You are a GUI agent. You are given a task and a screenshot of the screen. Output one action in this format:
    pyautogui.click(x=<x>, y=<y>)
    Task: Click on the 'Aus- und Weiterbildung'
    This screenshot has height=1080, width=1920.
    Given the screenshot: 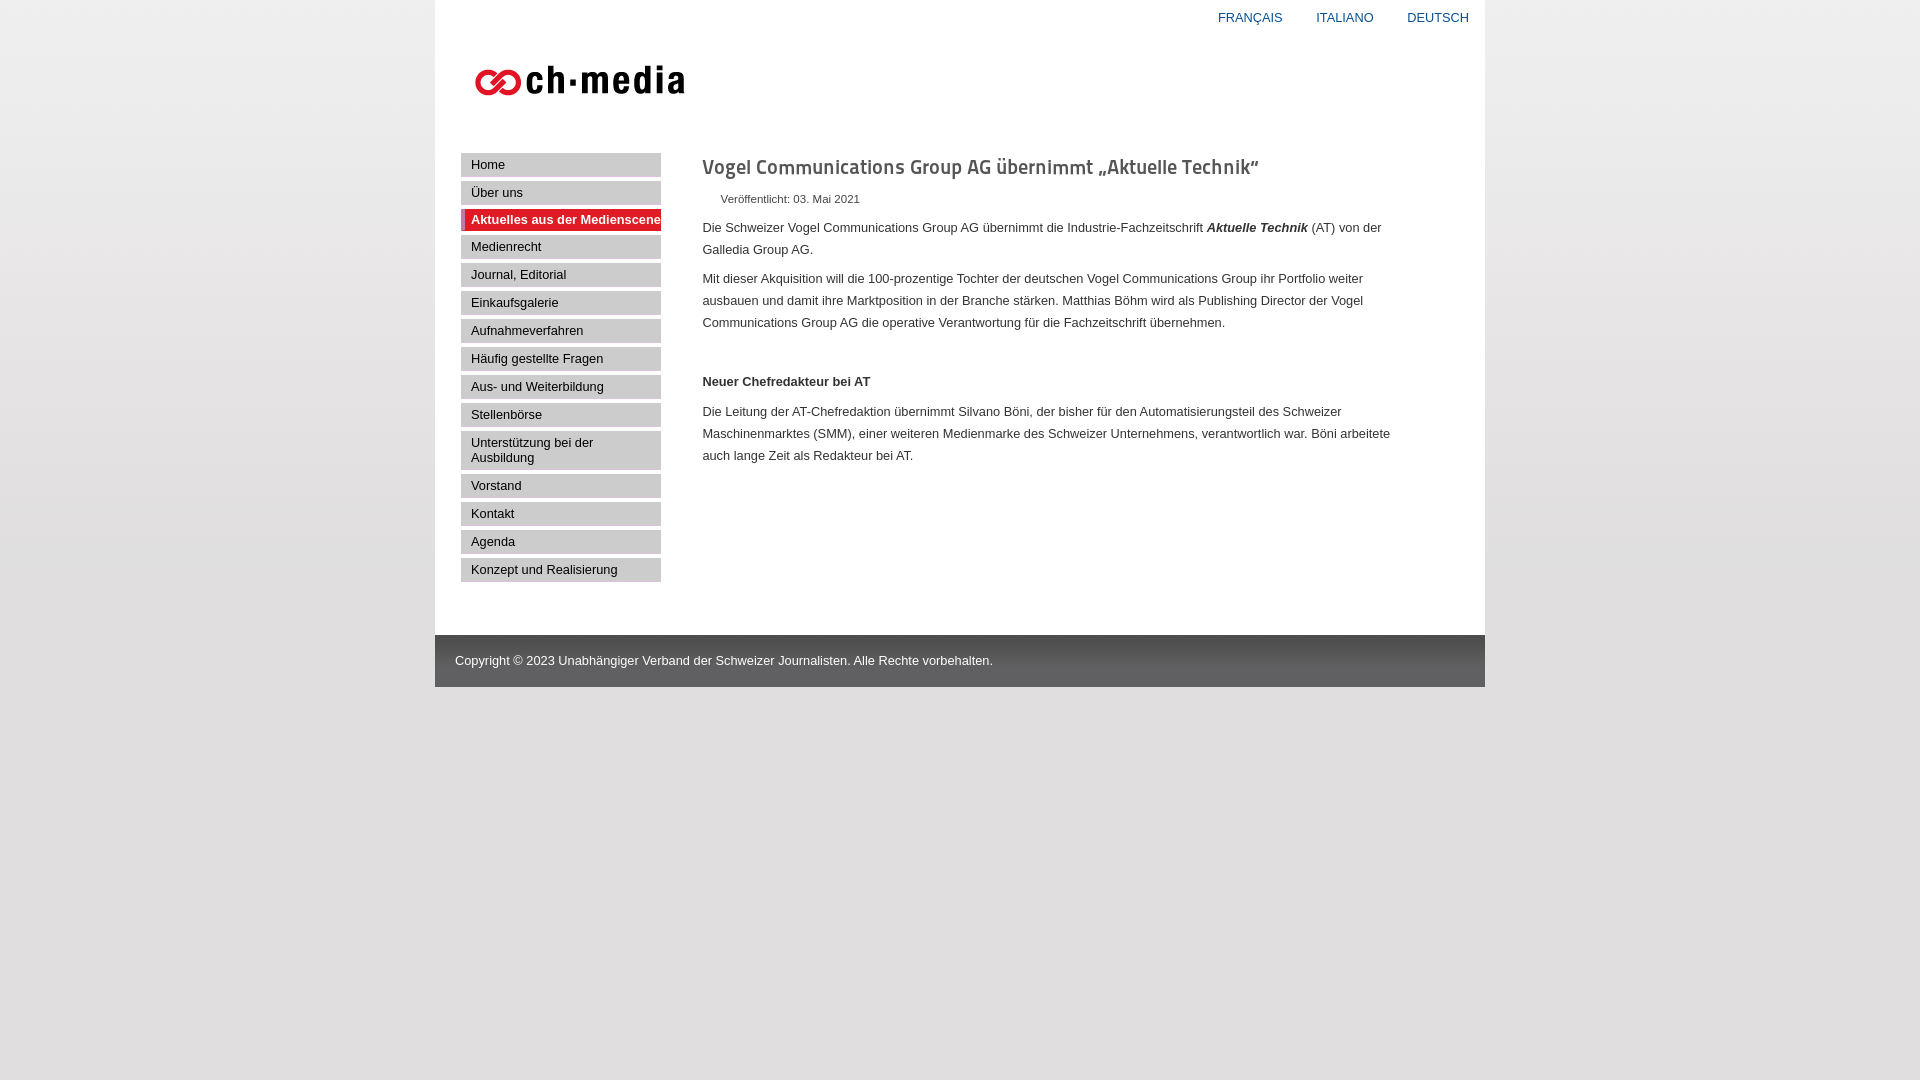 What is the action you would take?
    pyautogui.click(x=560, y=386)
    